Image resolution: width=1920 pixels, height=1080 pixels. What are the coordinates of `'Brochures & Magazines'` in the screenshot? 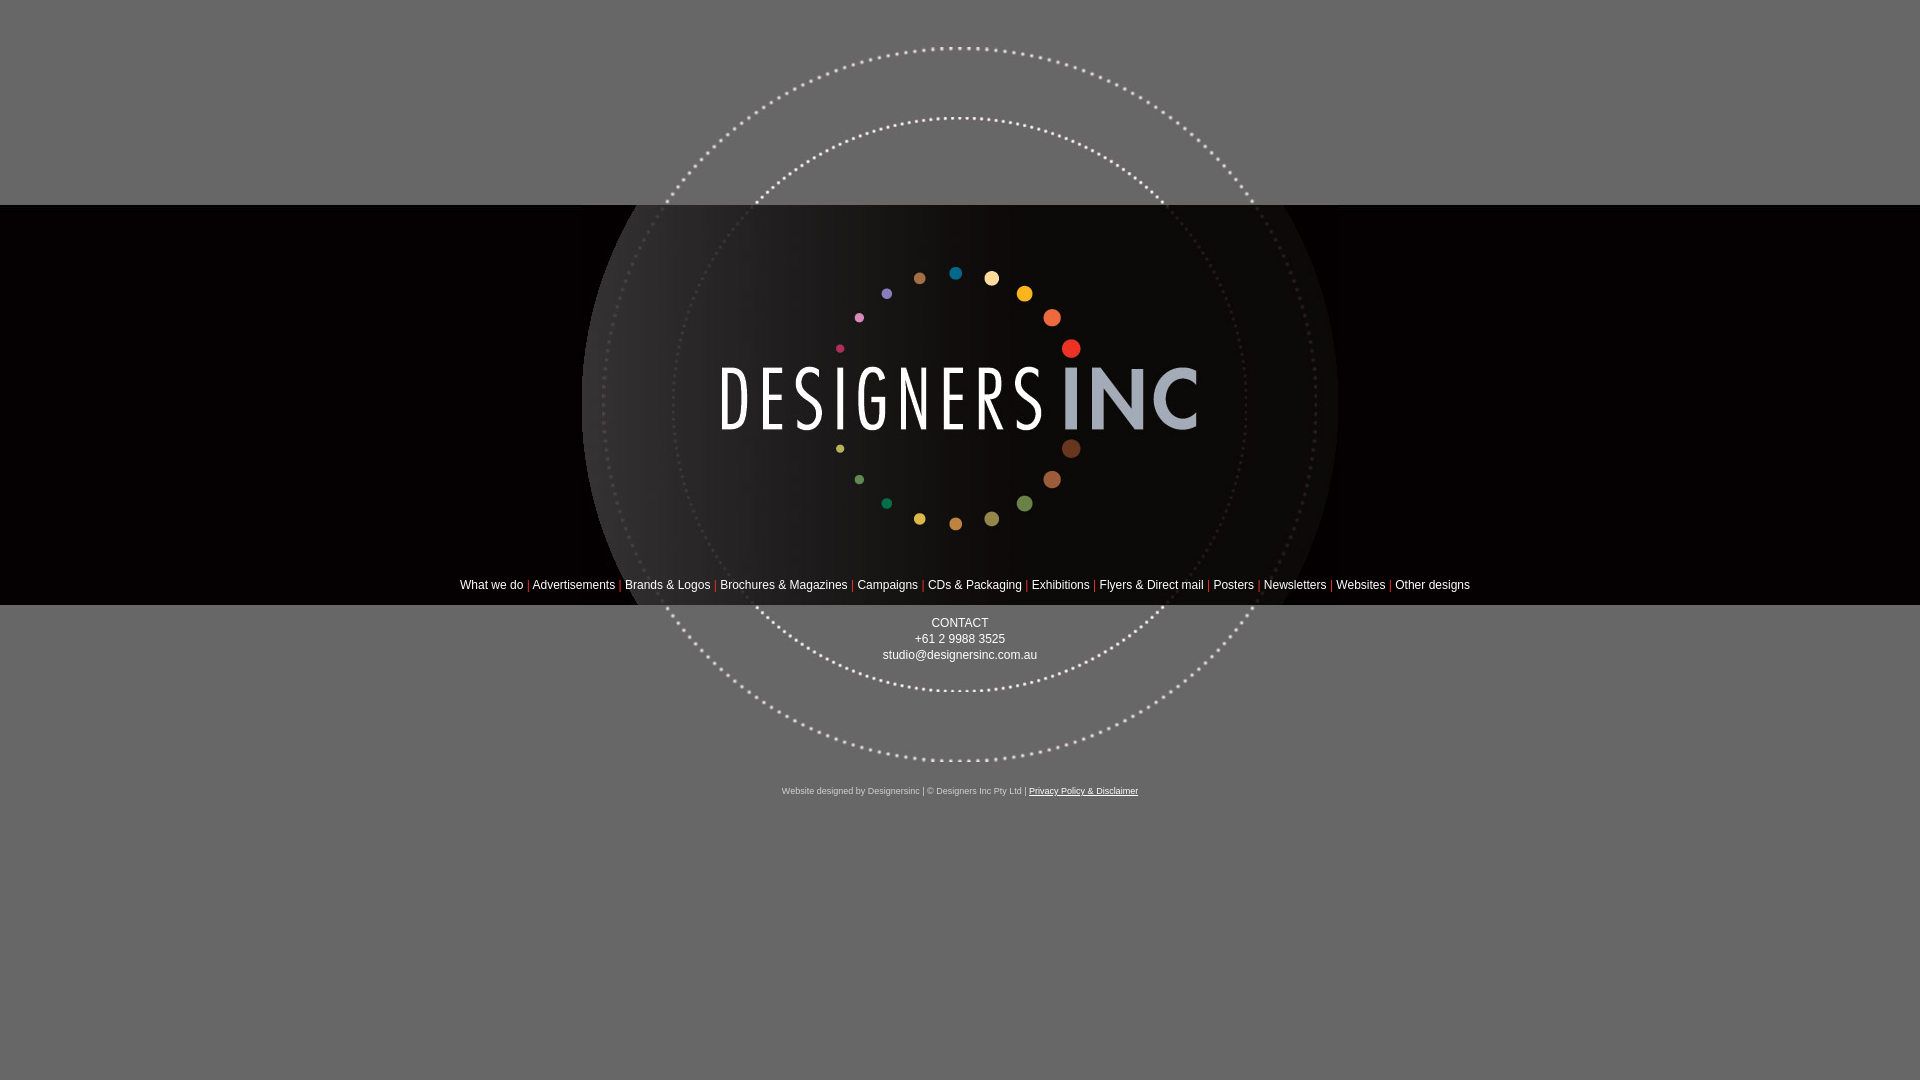 It's located at (782, 585).